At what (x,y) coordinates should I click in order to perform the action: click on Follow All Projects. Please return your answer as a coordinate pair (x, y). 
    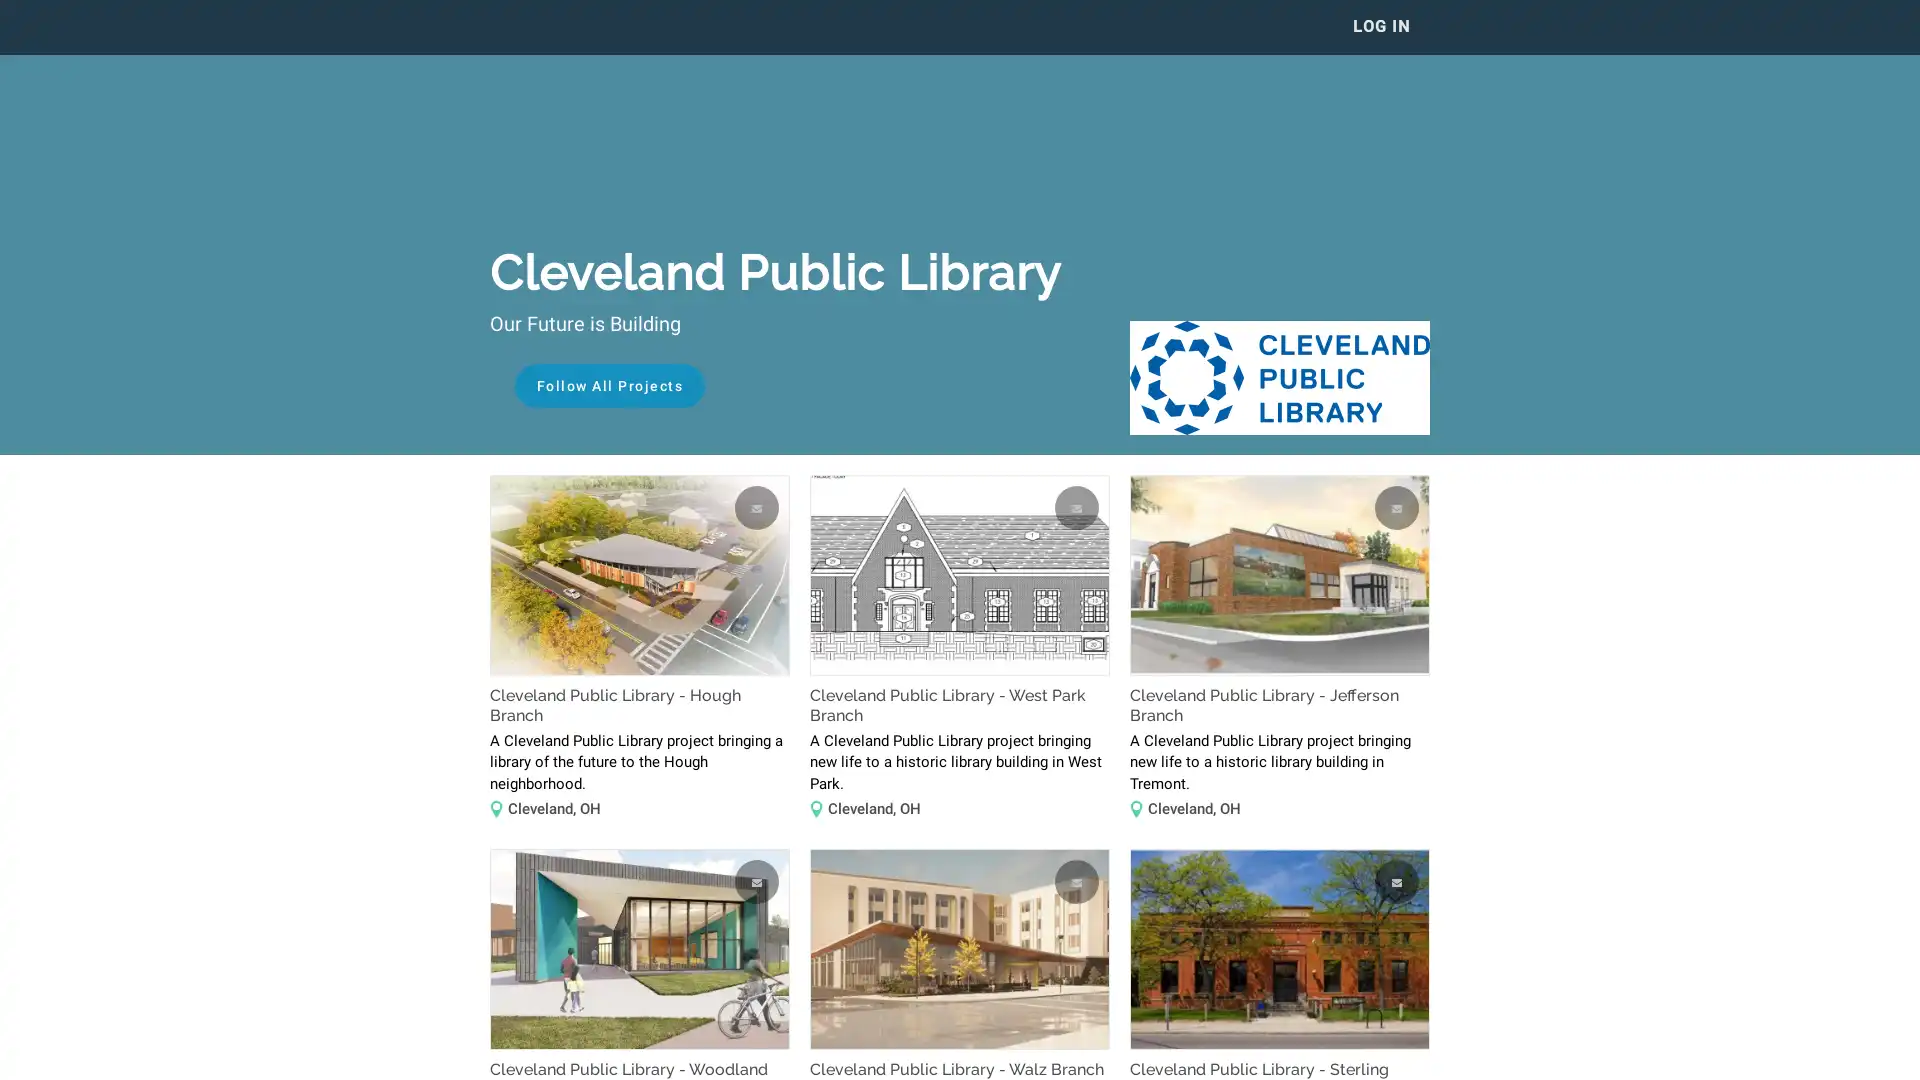
    Looking at the image, I should click on (608, 385).